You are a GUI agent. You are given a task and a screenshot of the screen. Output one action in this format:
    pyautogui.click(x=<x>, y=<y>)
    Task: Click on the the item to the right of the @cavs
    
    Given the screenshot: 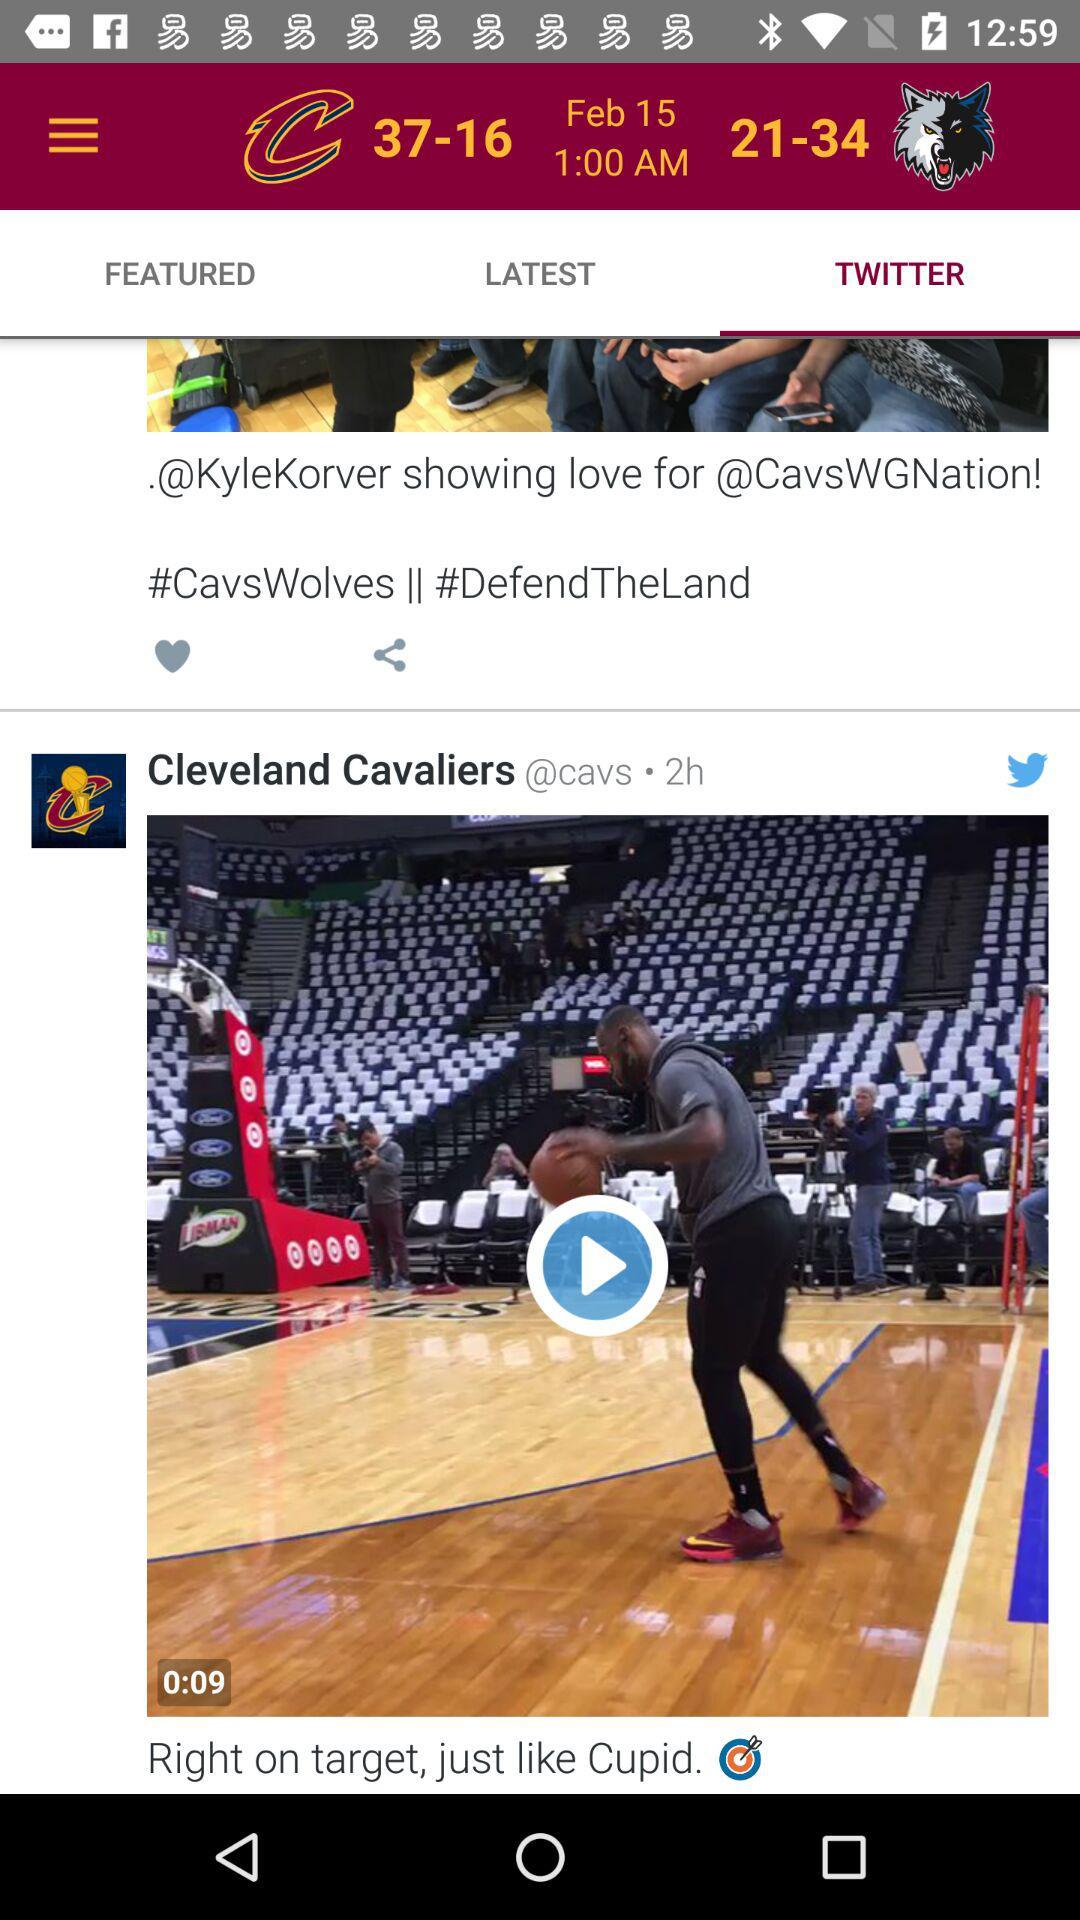 What is the action you would take?
    pyautogui.click(x=668, y=769)
    